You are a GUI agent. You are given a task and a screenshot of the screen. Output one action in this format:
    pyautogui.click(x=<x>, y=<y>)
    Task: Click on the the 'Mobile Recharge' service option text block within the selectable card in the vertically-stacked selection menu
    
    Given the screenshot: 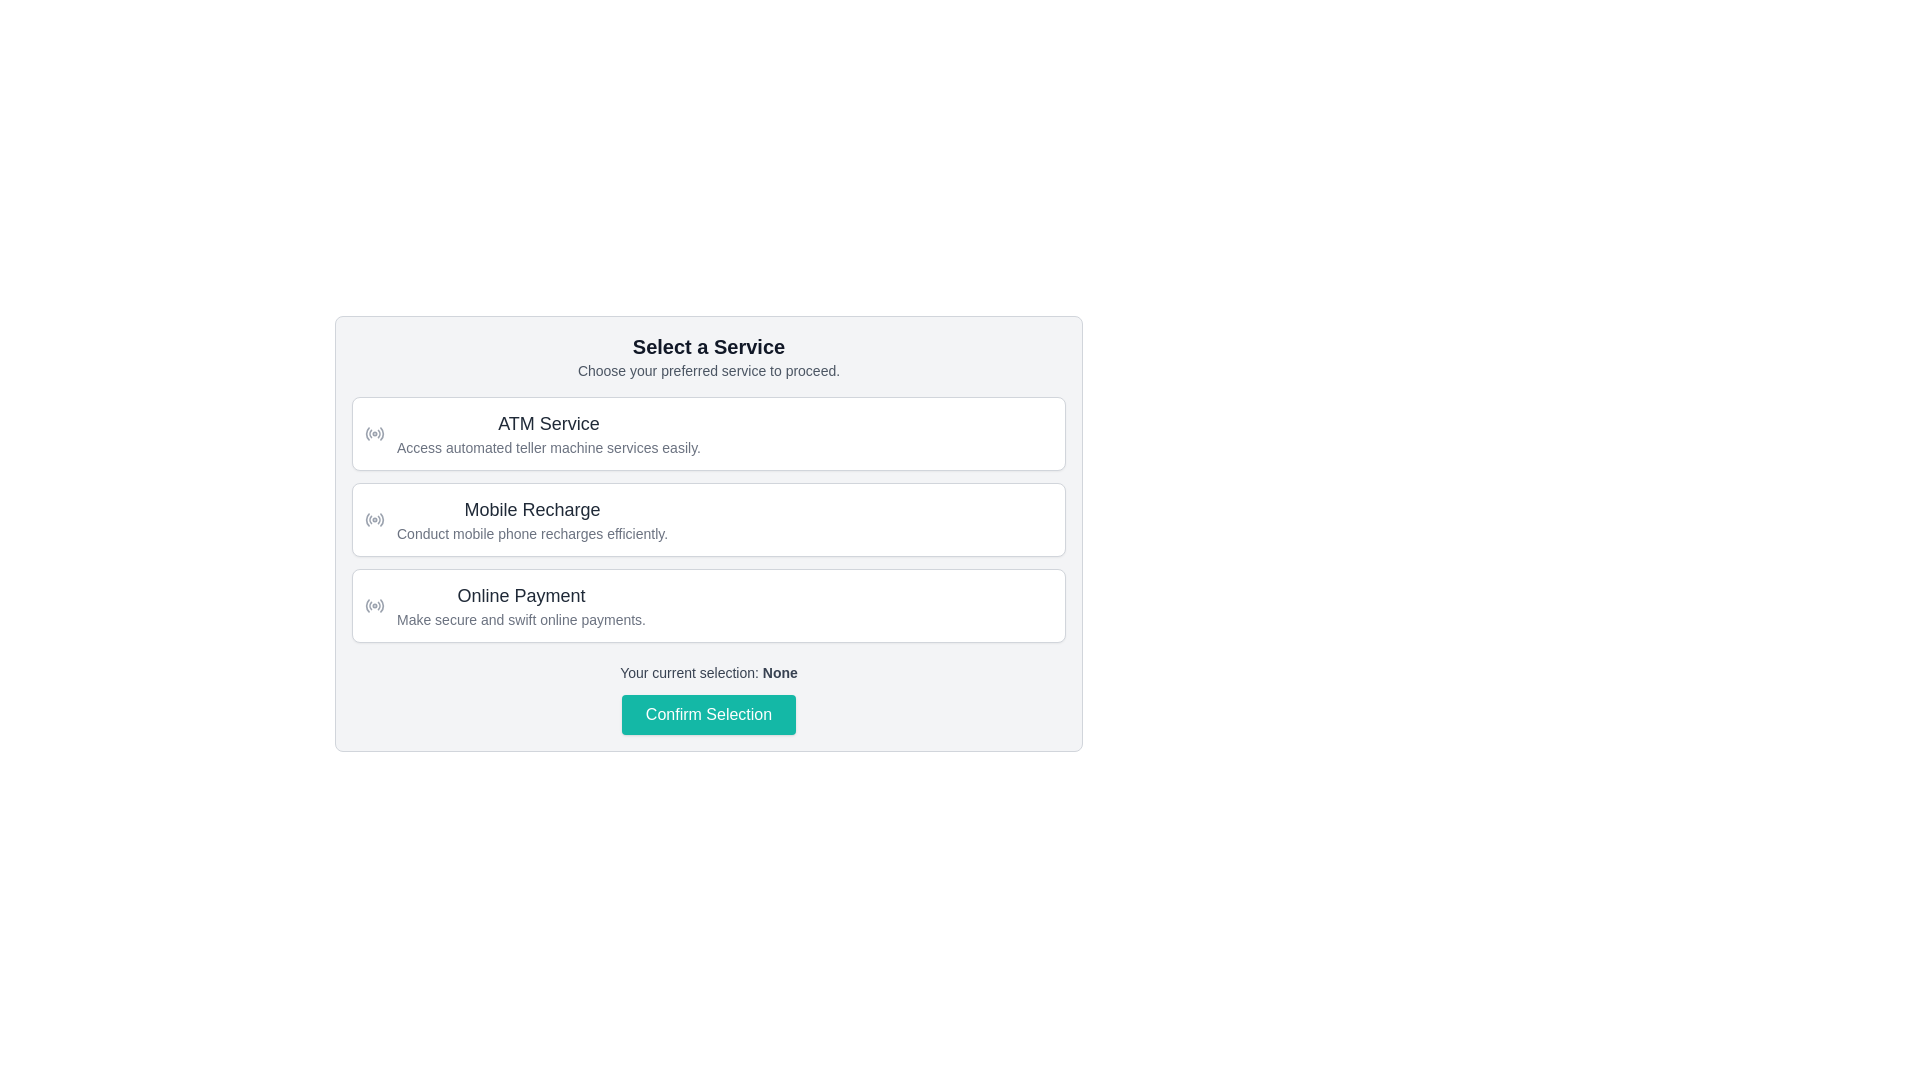 What is the action you would take?
    pyautogui.click(x=532, y=519)
    